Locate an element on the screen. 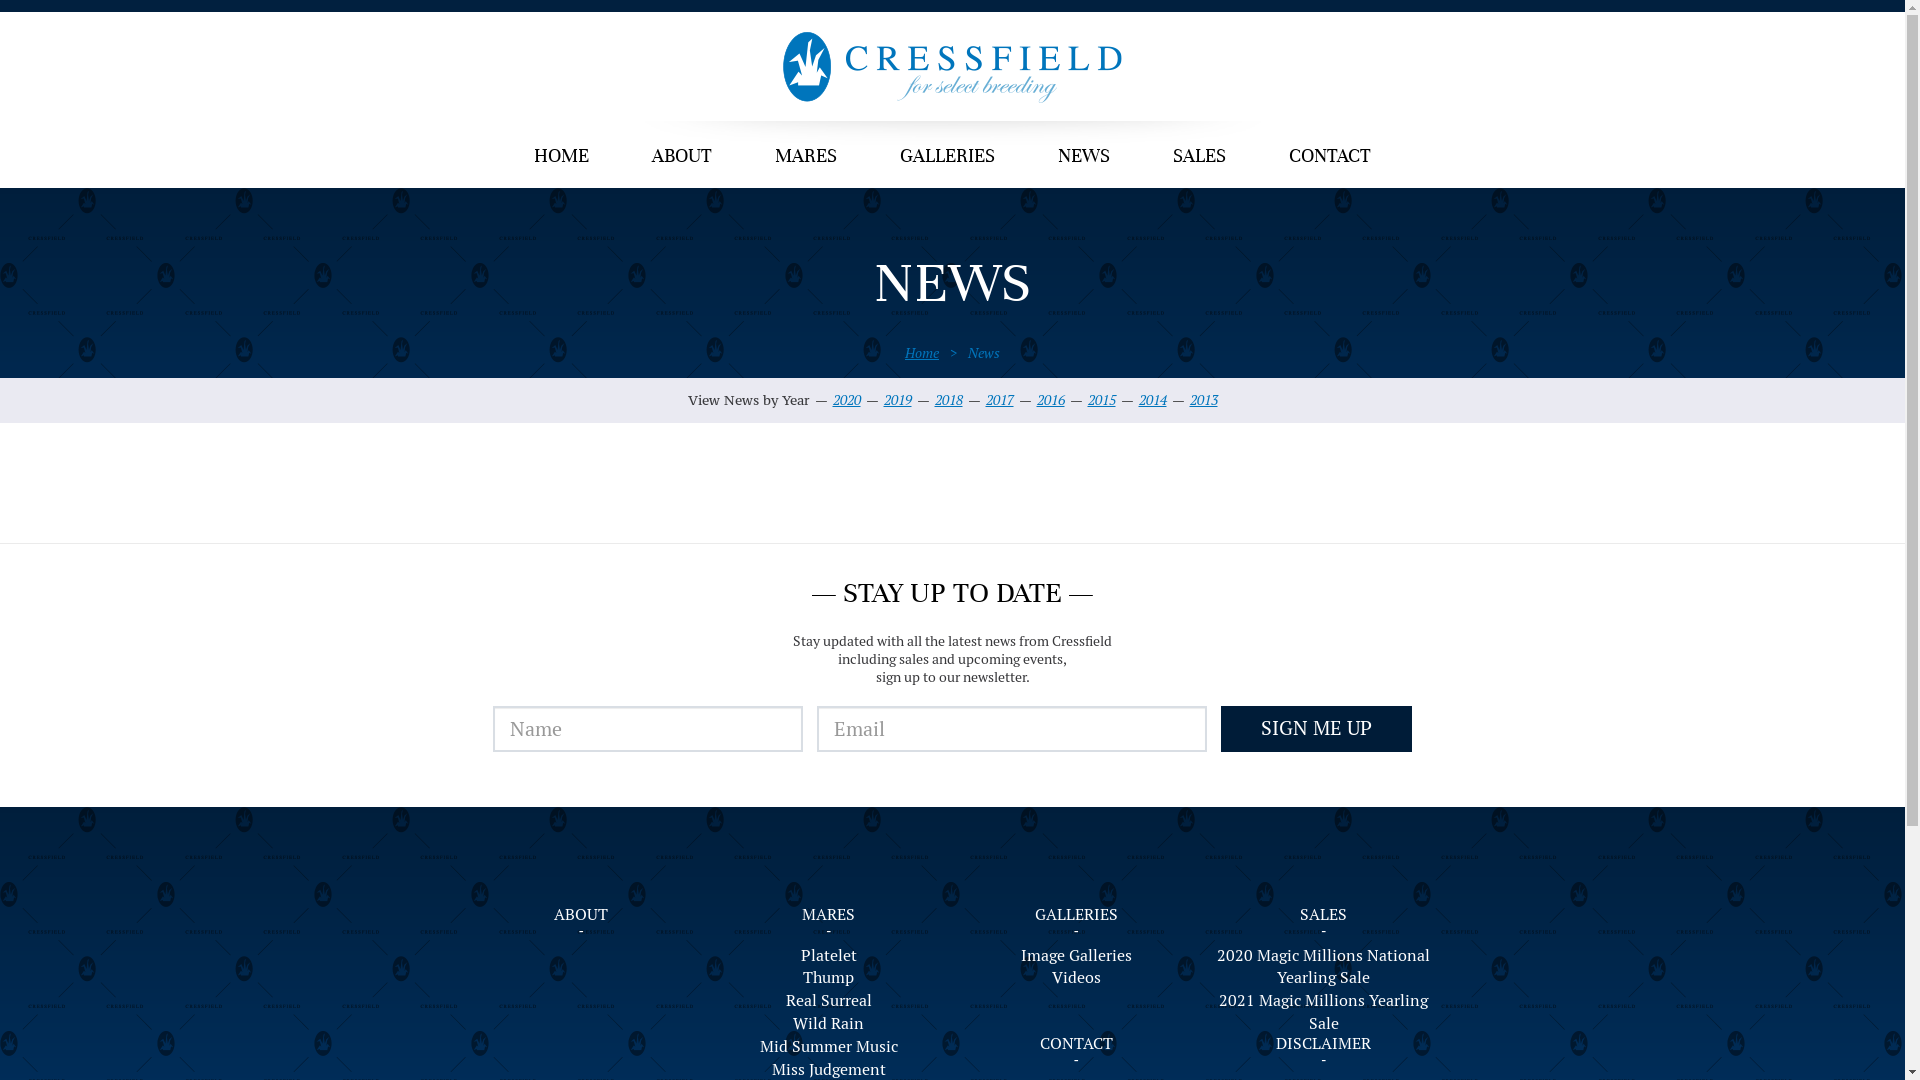 This screenshot has width=1920, height=1080. 'GALLERIES' is located at coordinates (1075, 914).